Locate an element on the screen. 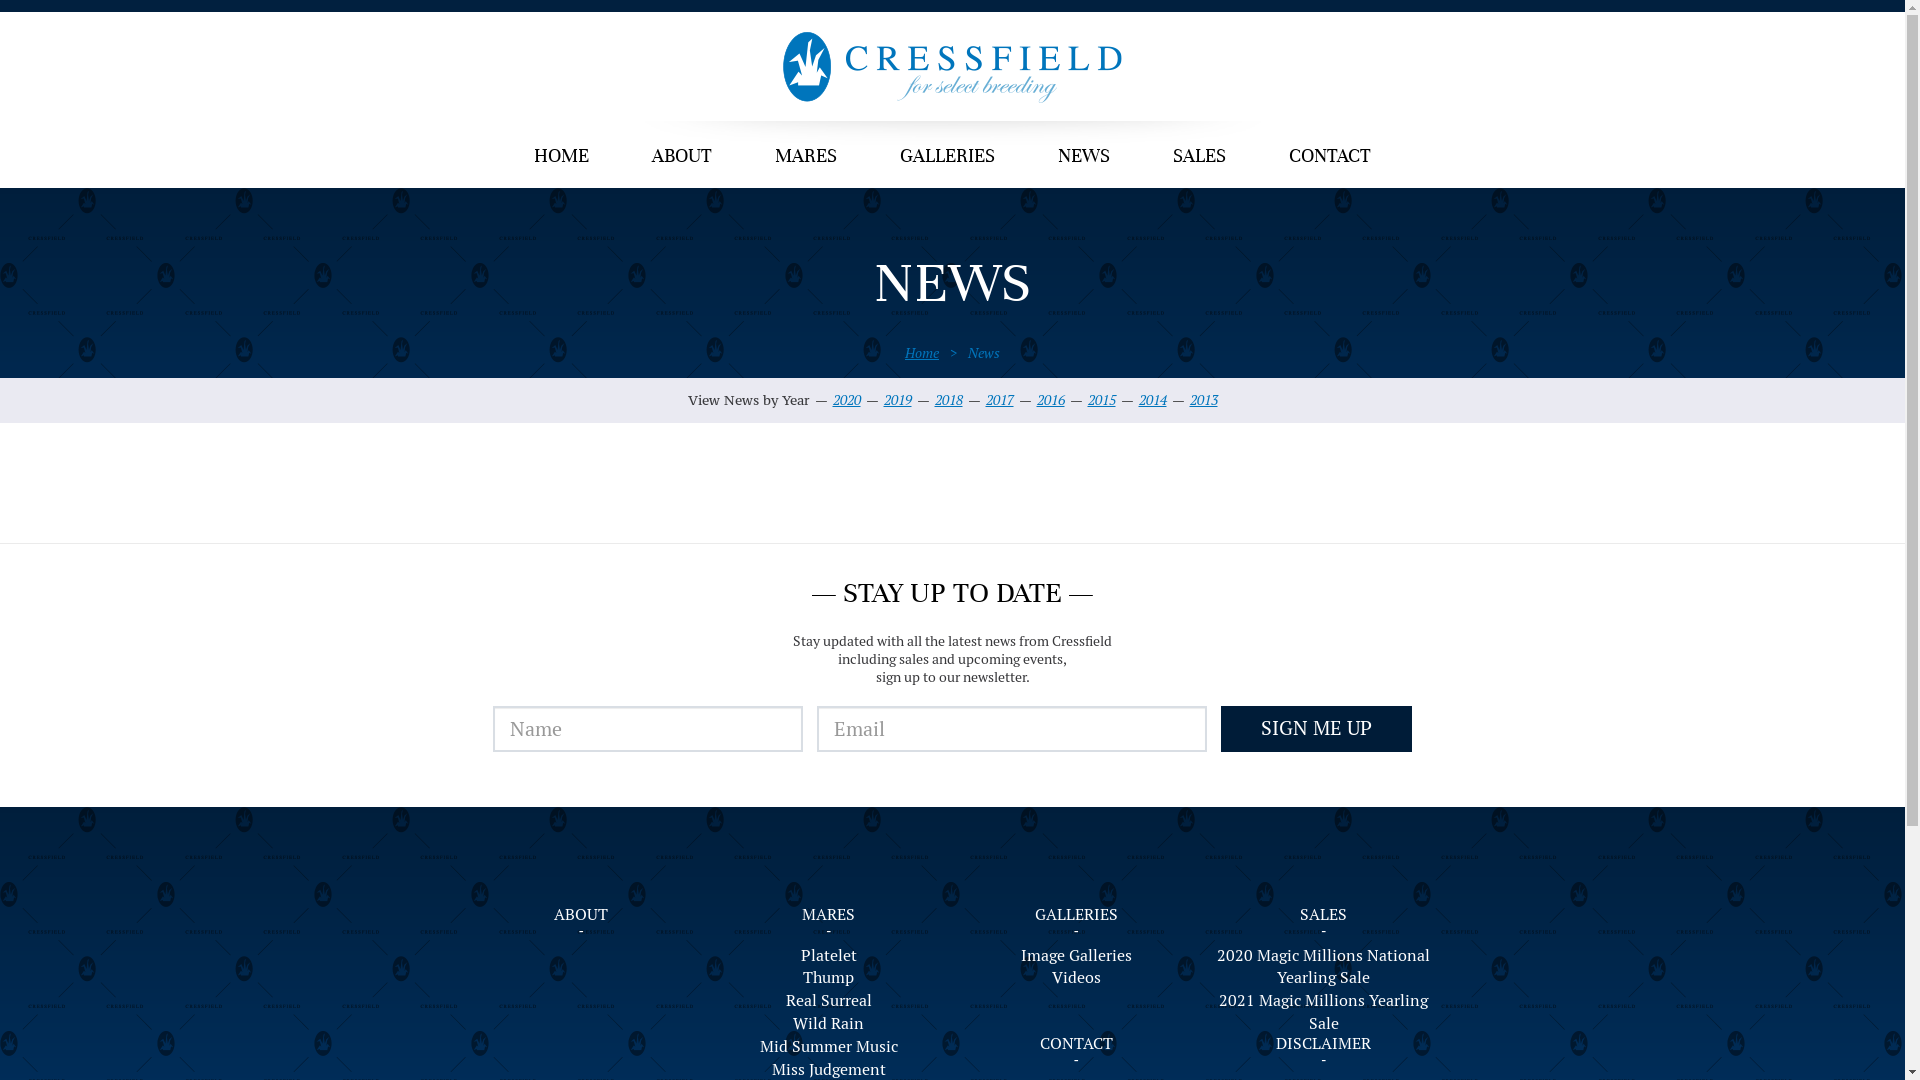 This screenshot has width=1920, height=1080. 'GALLERIES' is located at coordinates (1075, 914).